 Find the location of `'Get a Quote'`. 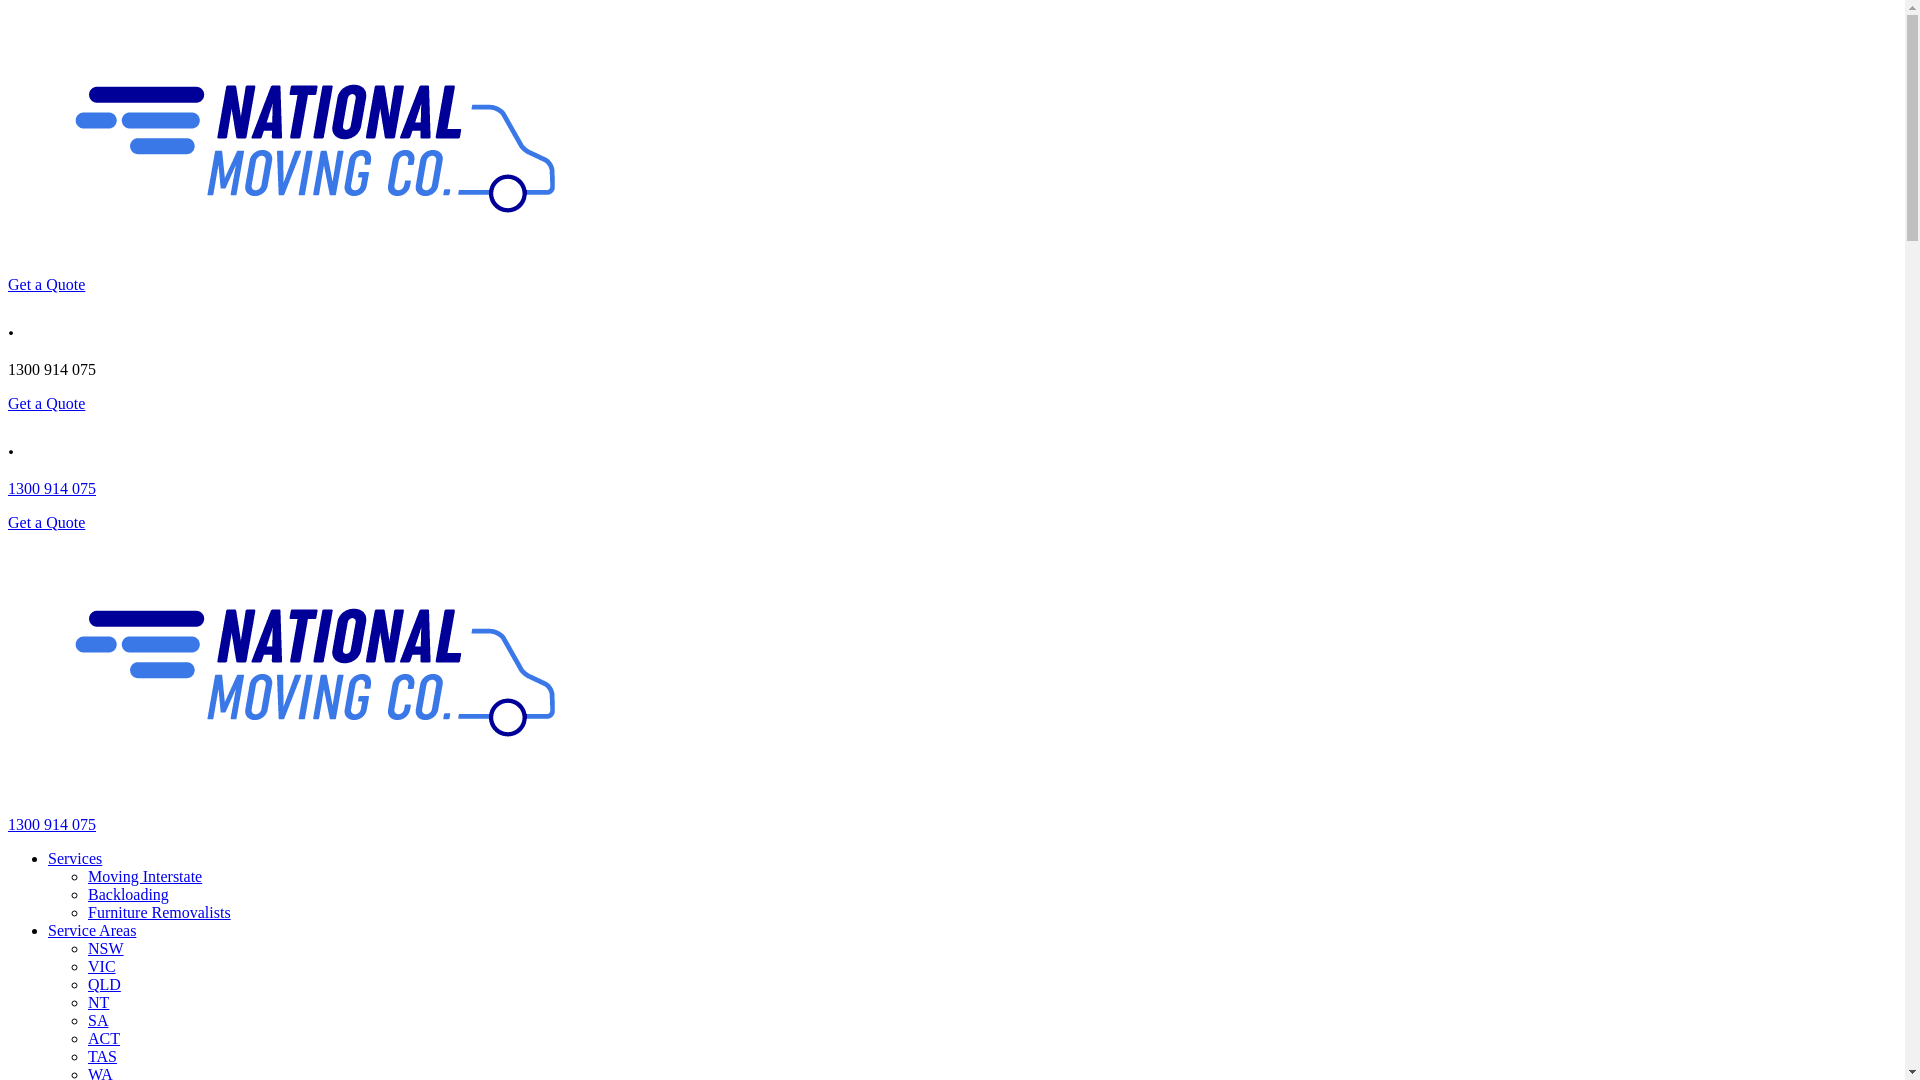

'Get a Quote' is located at coordinates (46, 284).